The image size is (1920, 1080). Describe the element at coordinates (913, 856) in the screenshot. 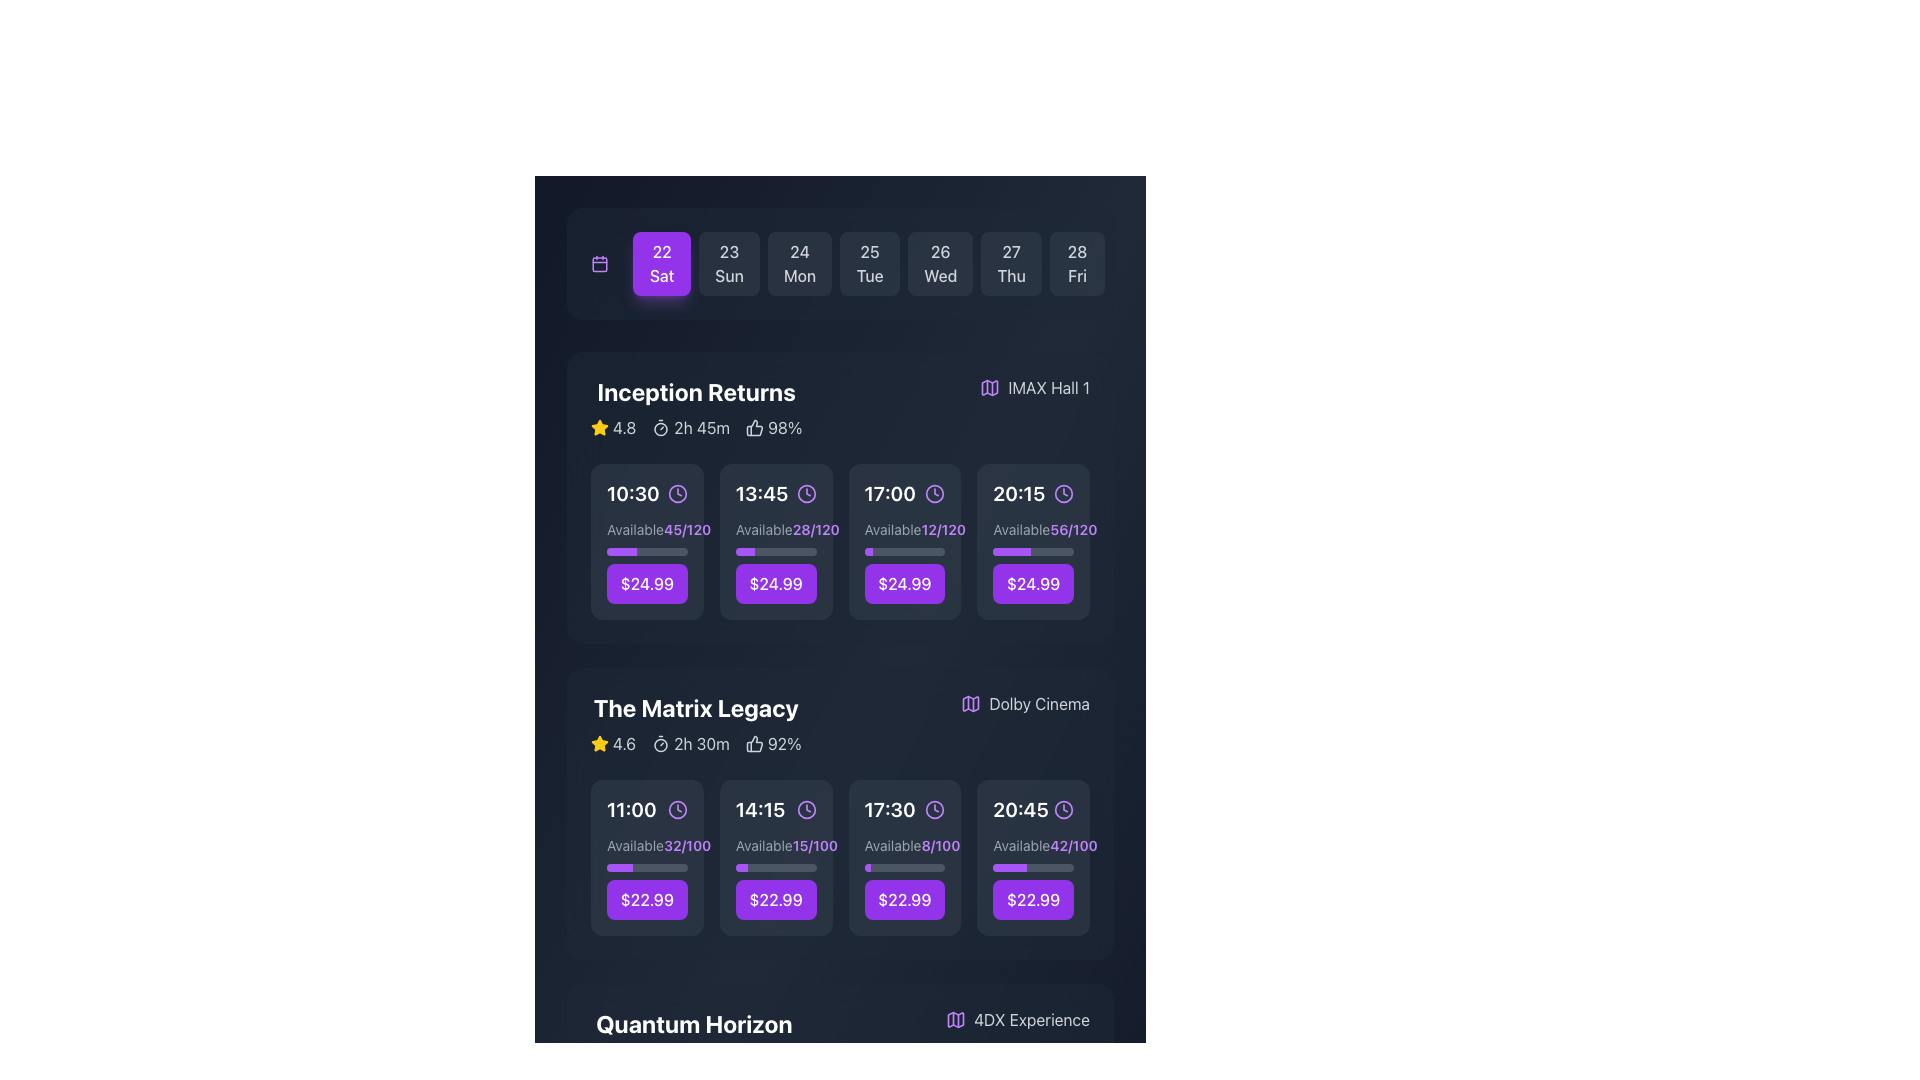

I see `the 'Select Seats' text label, which is styled with a purple background and white text, located within the button in the bottom right section of the 'The Matrix Legacy' card at the '17:30' showtime` at that location.